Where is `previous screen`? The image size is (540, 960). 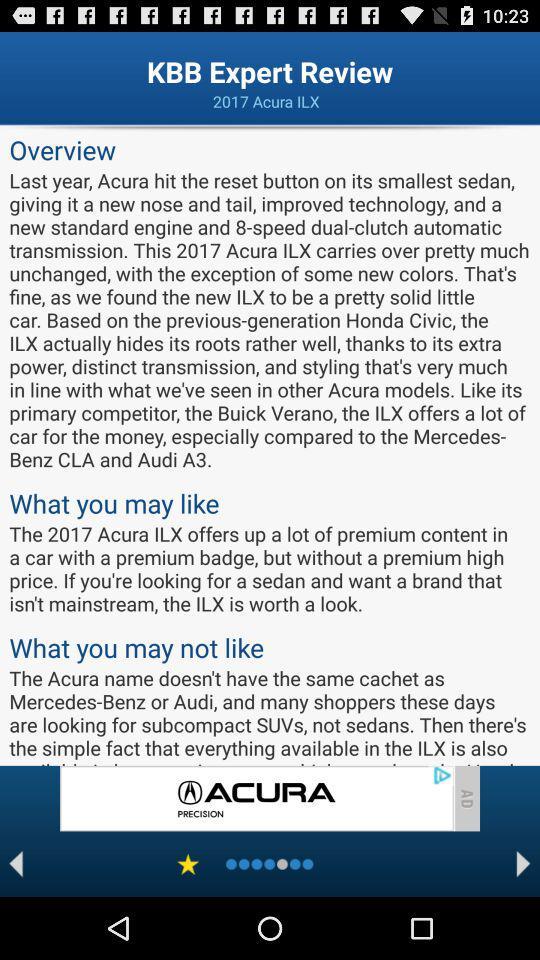
previous screen is located at coordinates (15, 863).